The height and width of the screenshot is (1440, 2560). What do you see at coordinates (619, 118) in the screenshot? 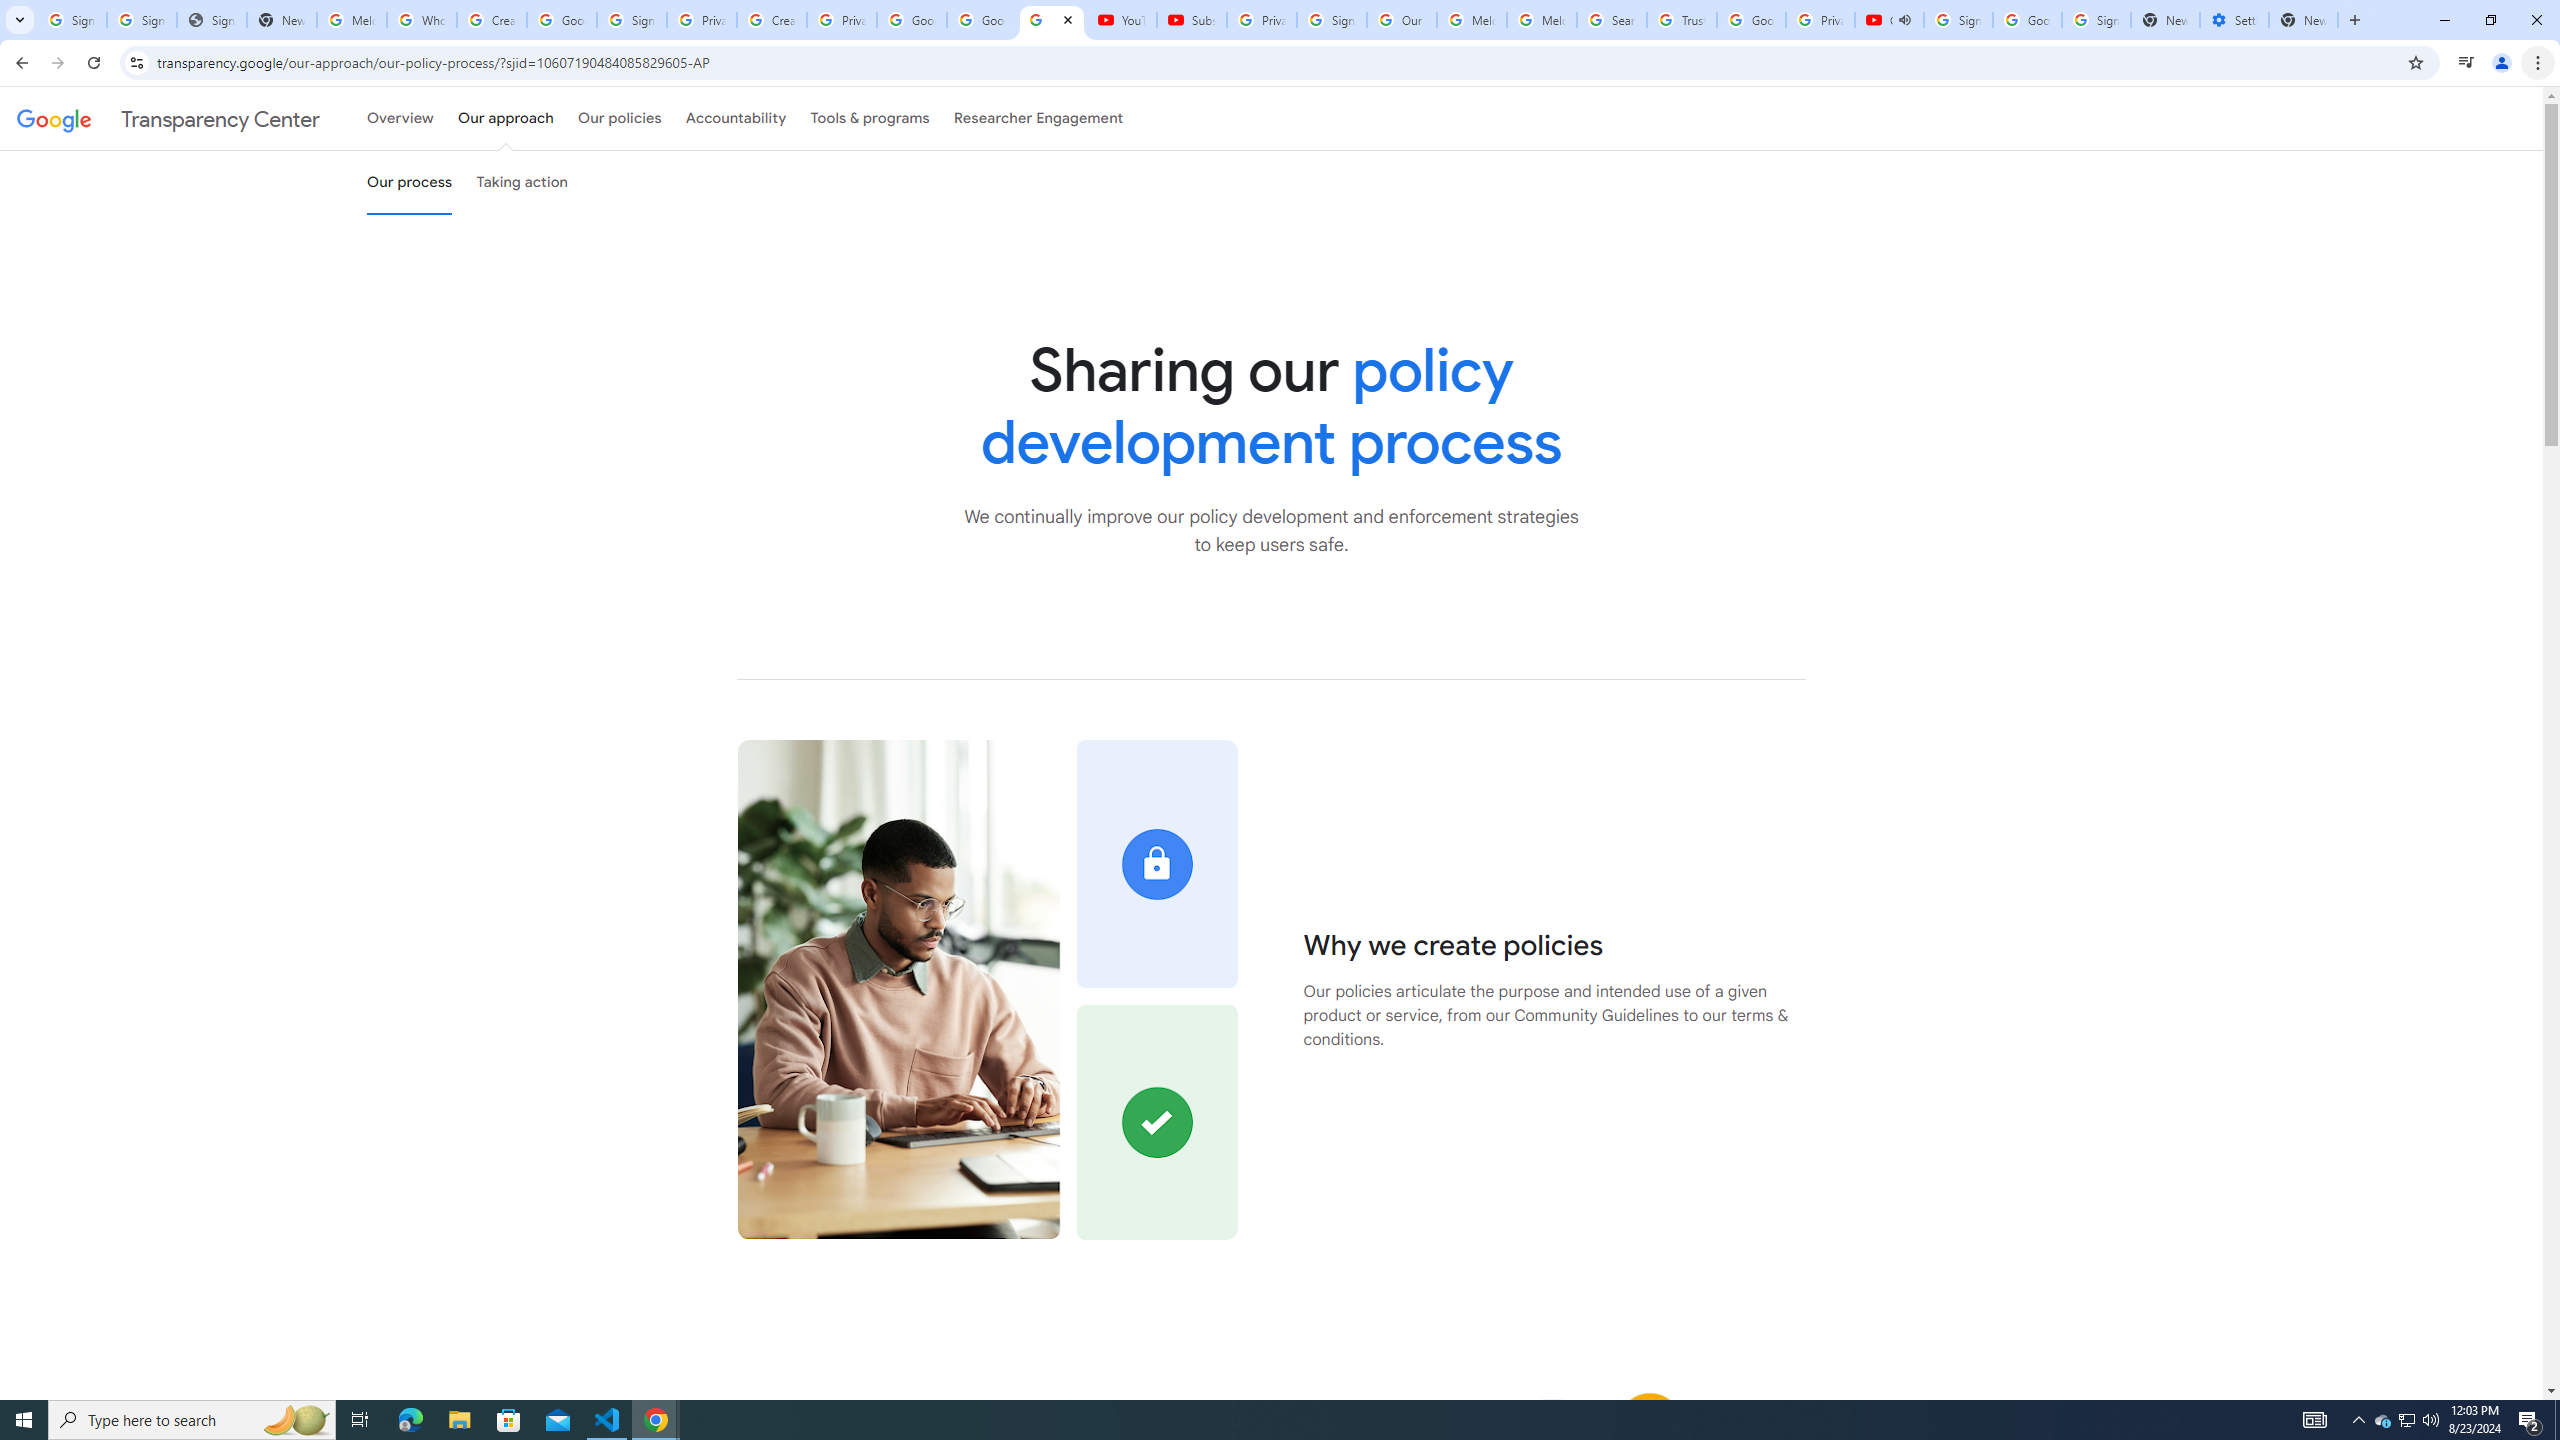
I see `'Our policies'` at bounding box center [619, 118].